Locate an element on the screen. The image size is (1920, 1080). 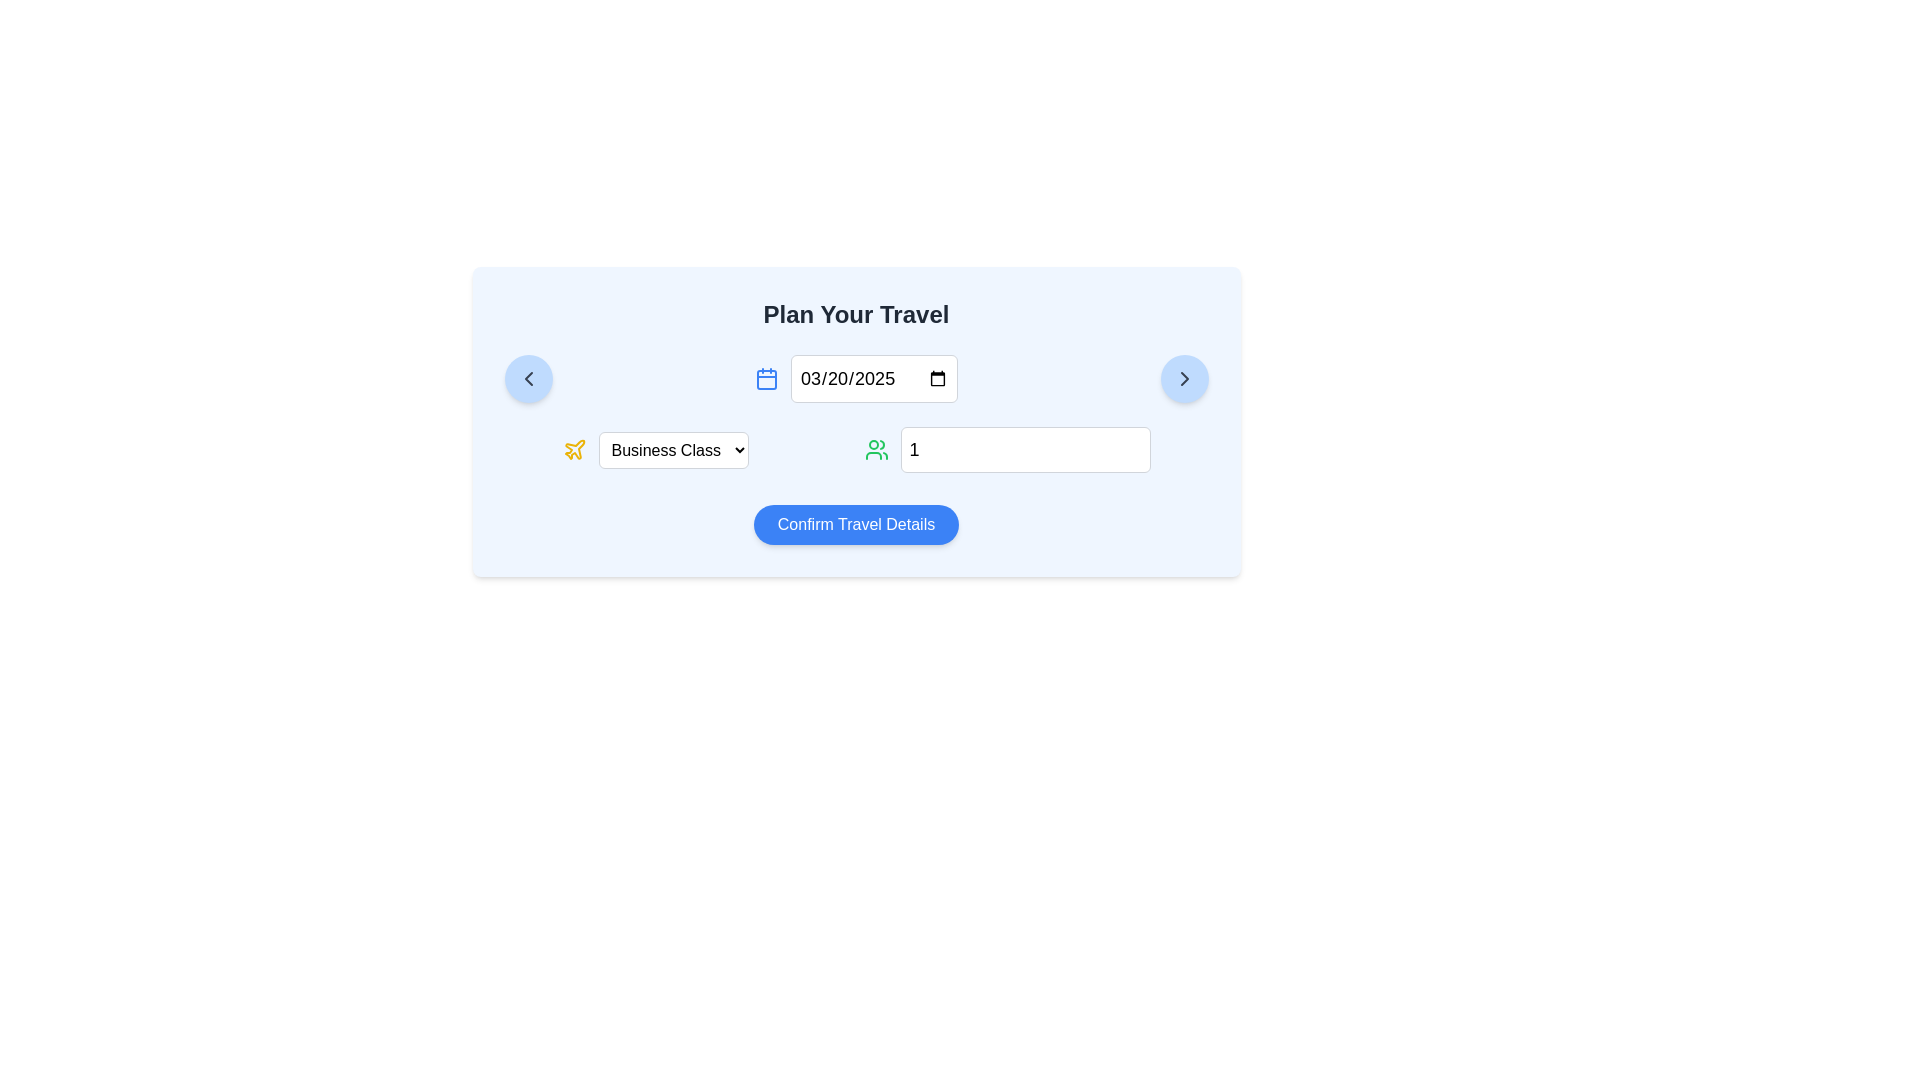
the confirmation button located at the bottom of the 'Plan Your Travel' section to confirm the selection of travel details is located at coordinates (856, 523).